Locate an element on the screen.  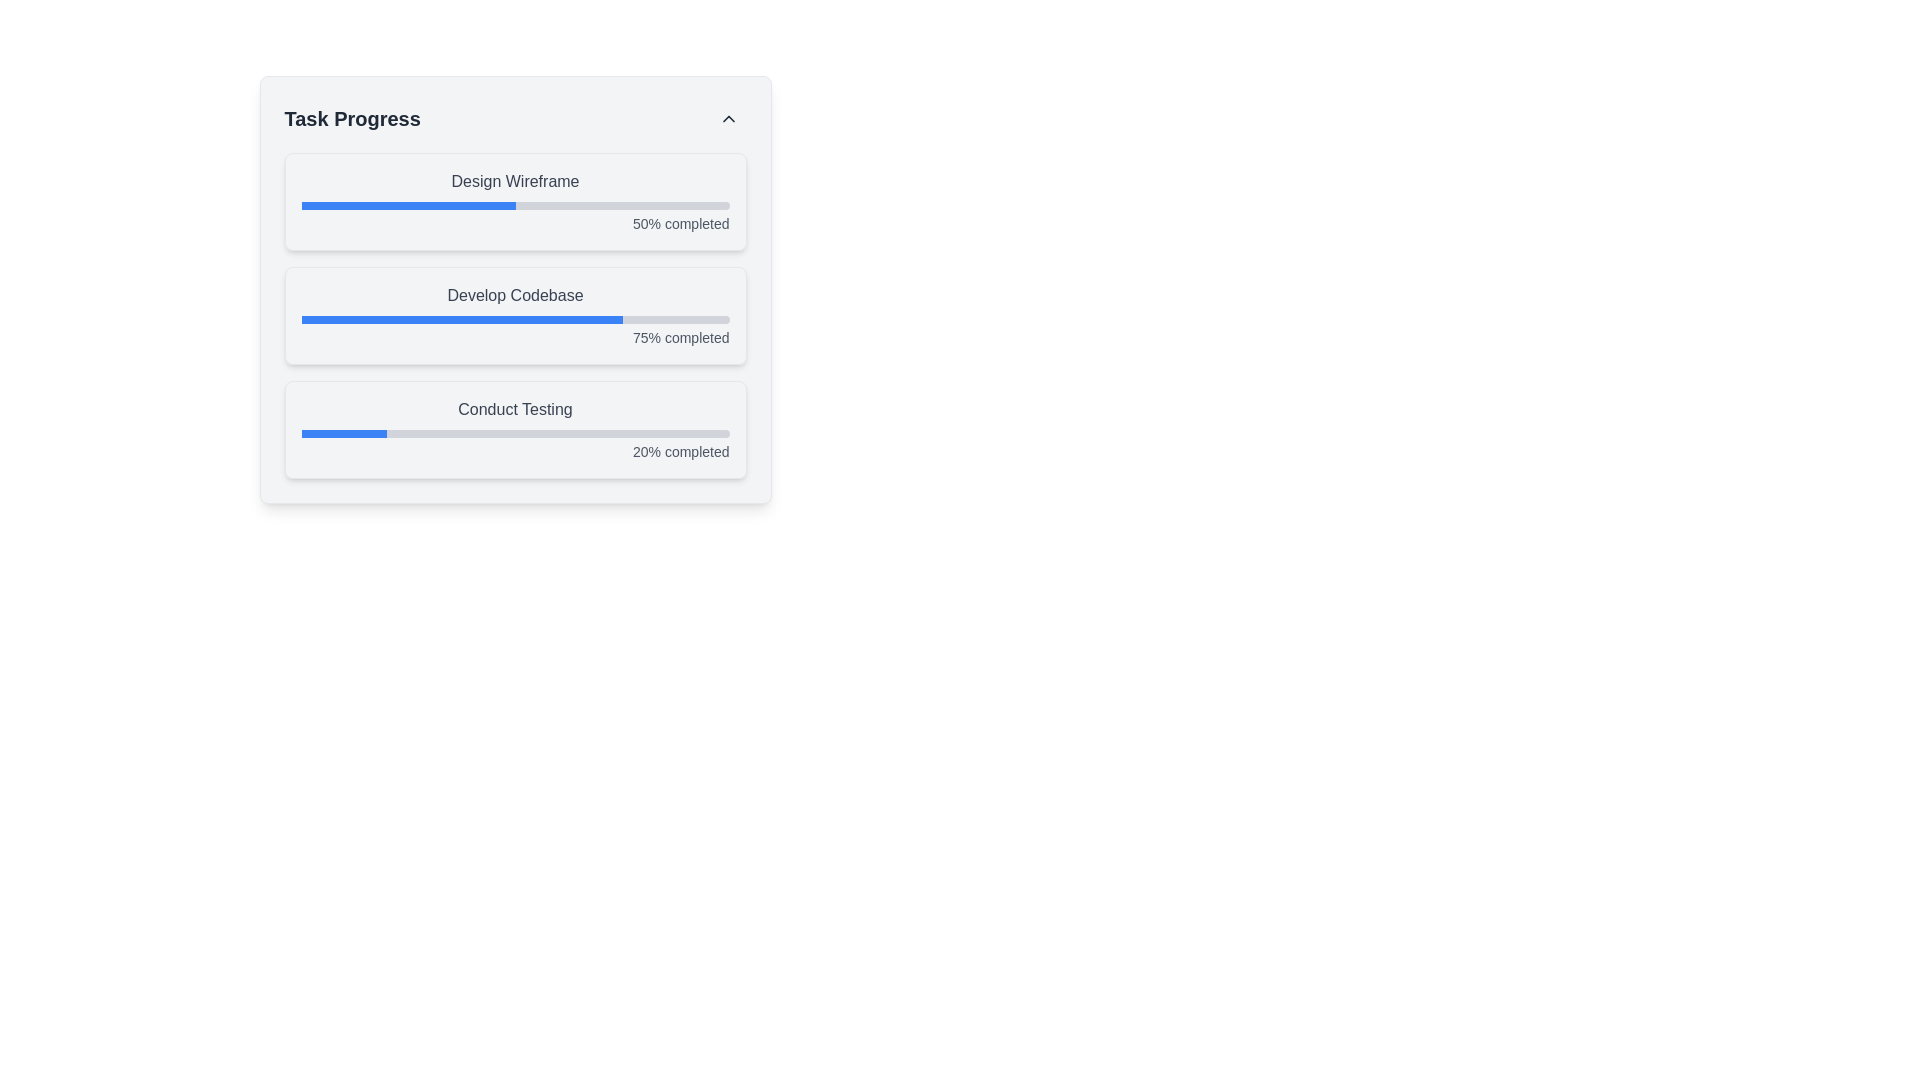
progress data displayed in the Progress Tracker Layout, which visually represents the completion percentage of tasks: 'Design Wireframe', 'Develop Codebase', and 'Conduct Testing' is located at coordinates (515, 289).